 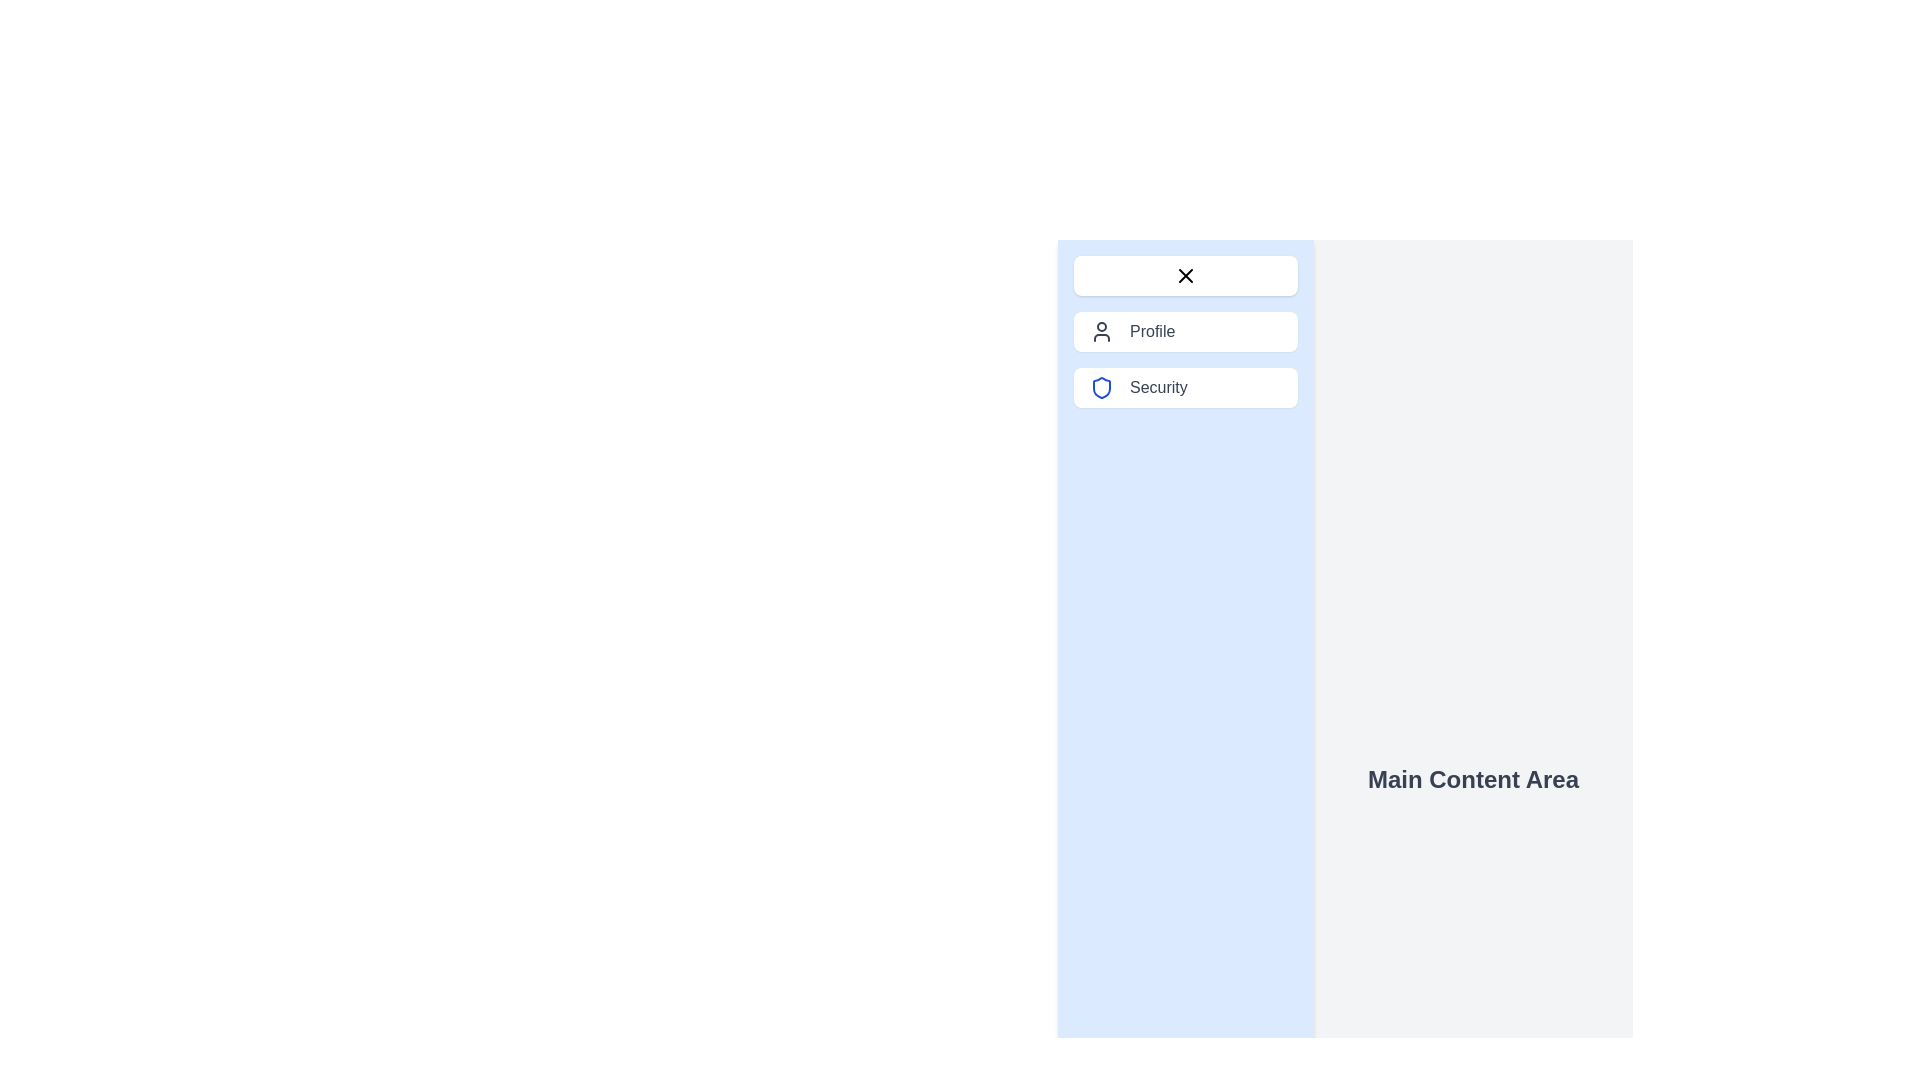 I want to click on the shield-shaped icon with a blue outline located next to the 'Security' label in the sidebar menu, so click(x=1101, y=388).